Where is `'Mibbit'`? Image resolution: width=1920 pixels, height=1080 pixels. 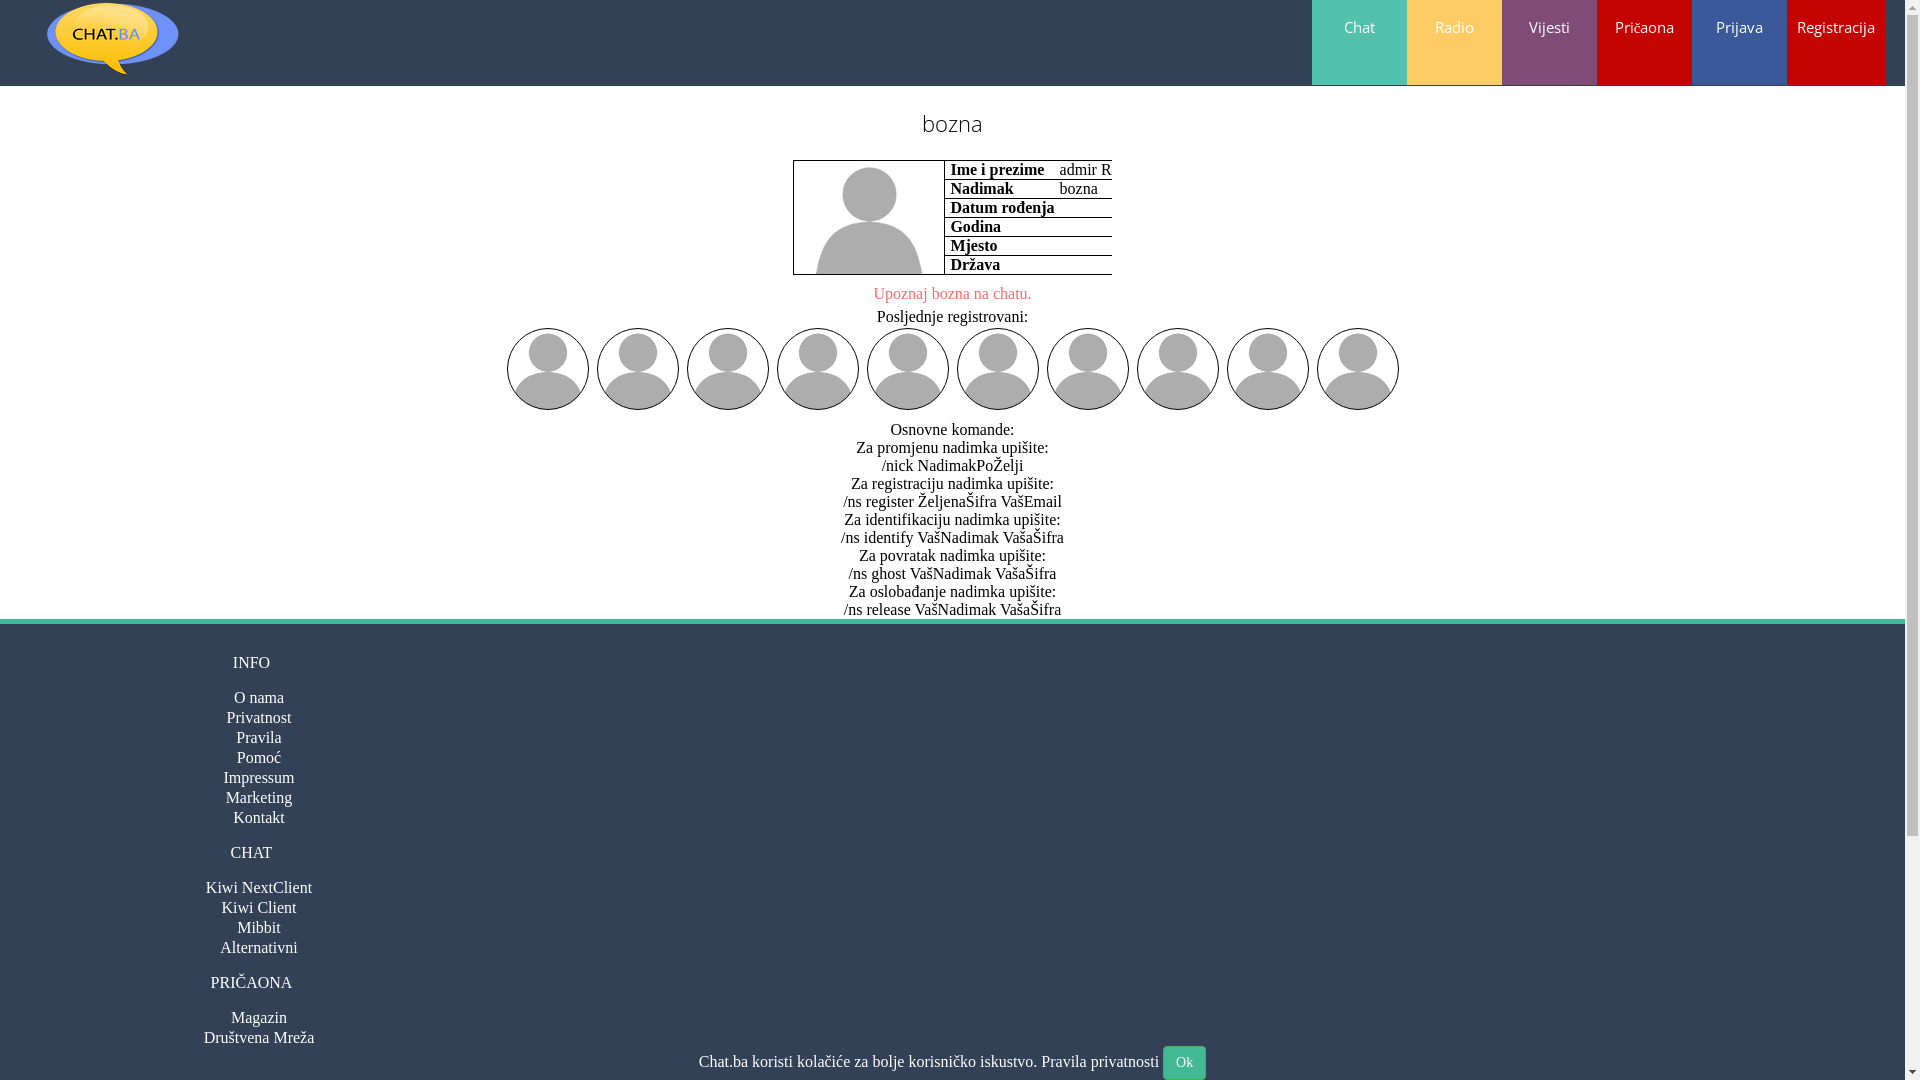 'Mibbit' is located at coordinates (258, 927).